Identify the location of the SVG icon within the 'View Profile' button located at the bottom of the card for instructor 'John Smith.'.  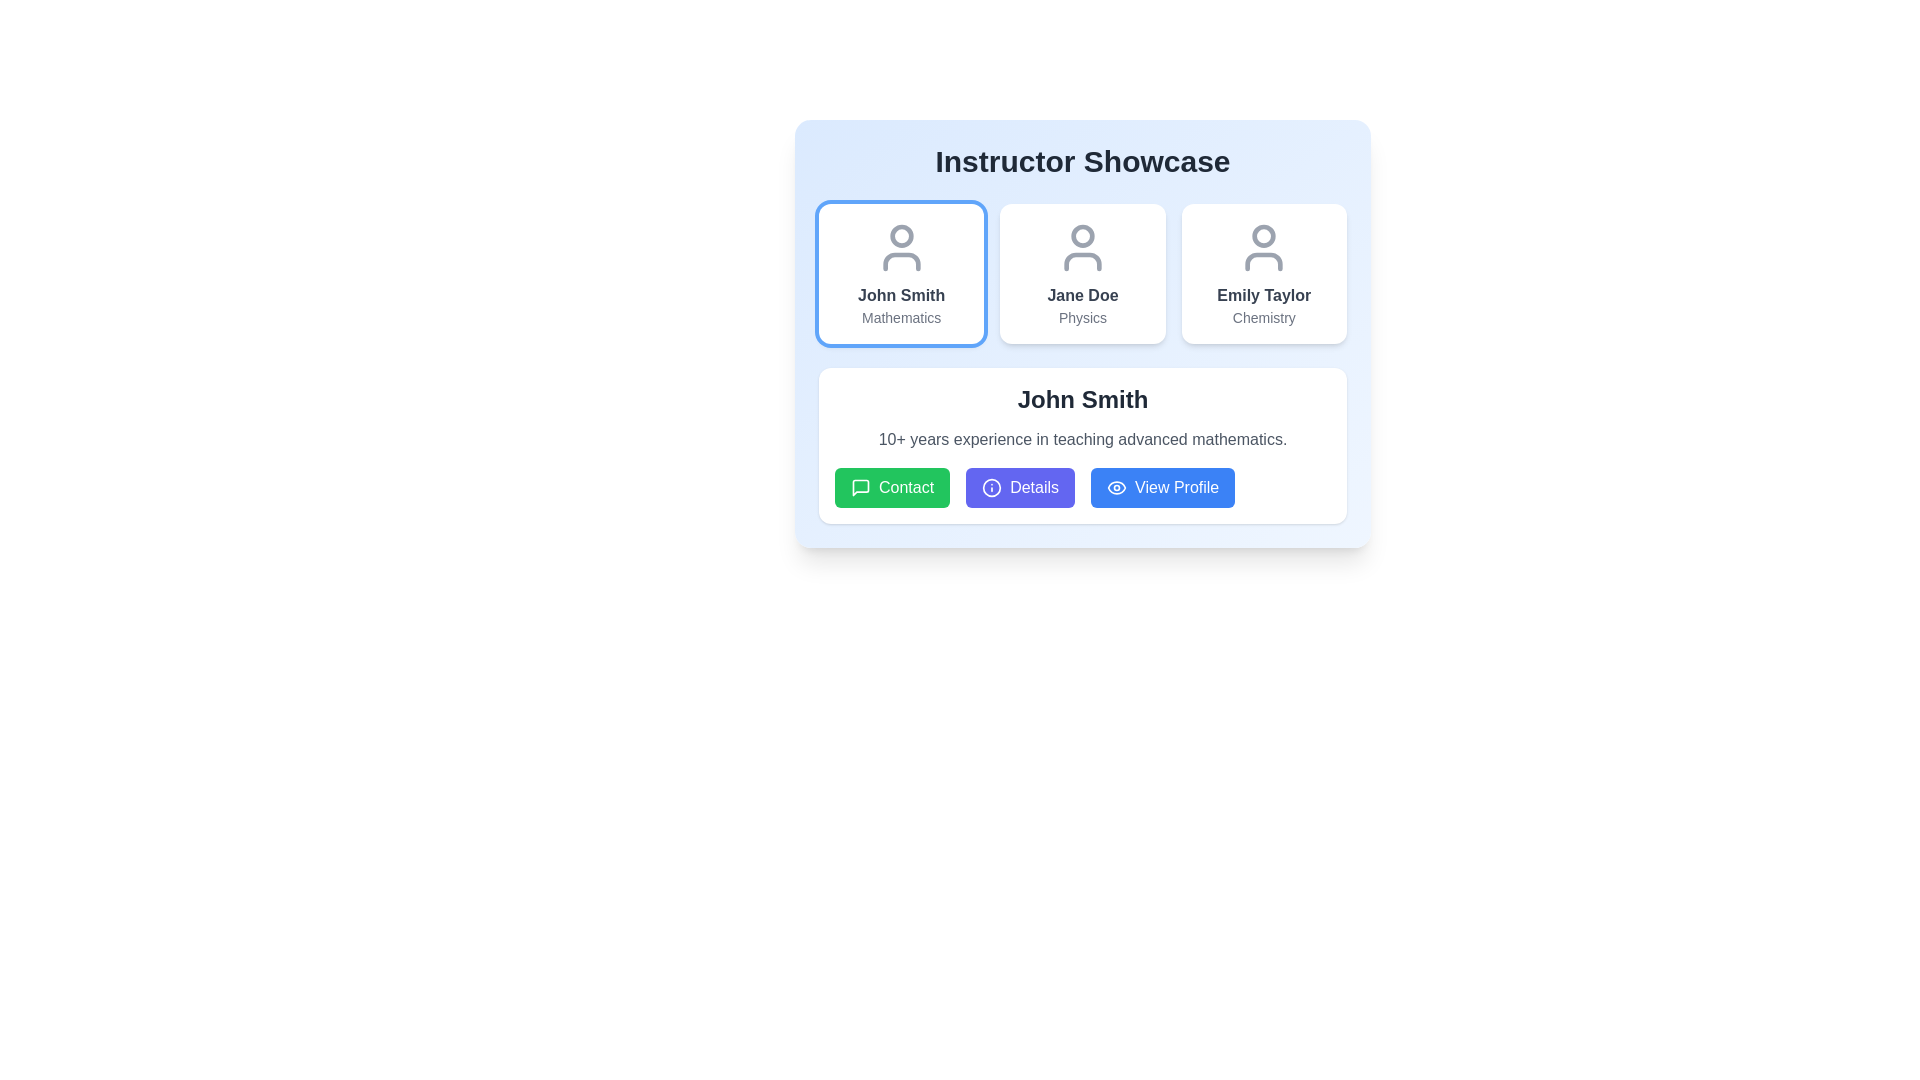
(1116, 488).